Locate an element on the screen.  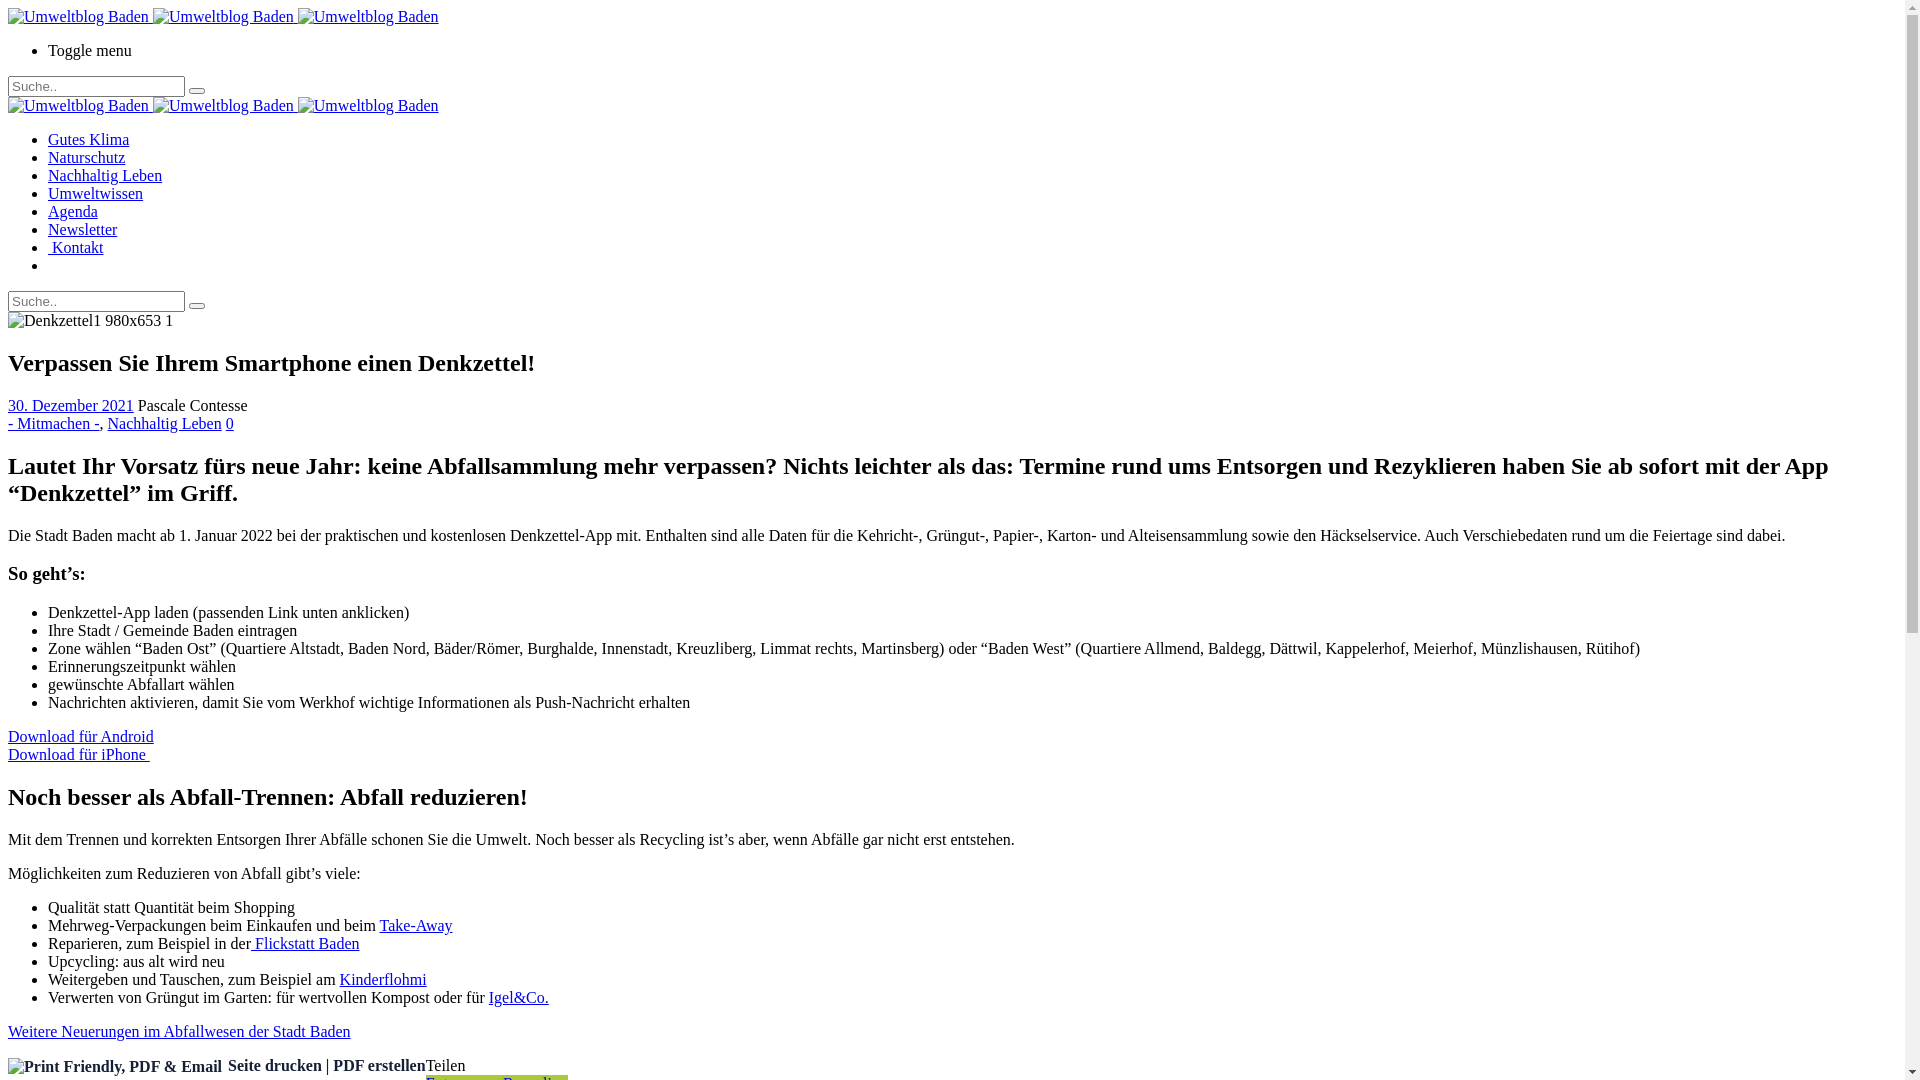
'Naturschutz' is located at coordinates (85, 156).